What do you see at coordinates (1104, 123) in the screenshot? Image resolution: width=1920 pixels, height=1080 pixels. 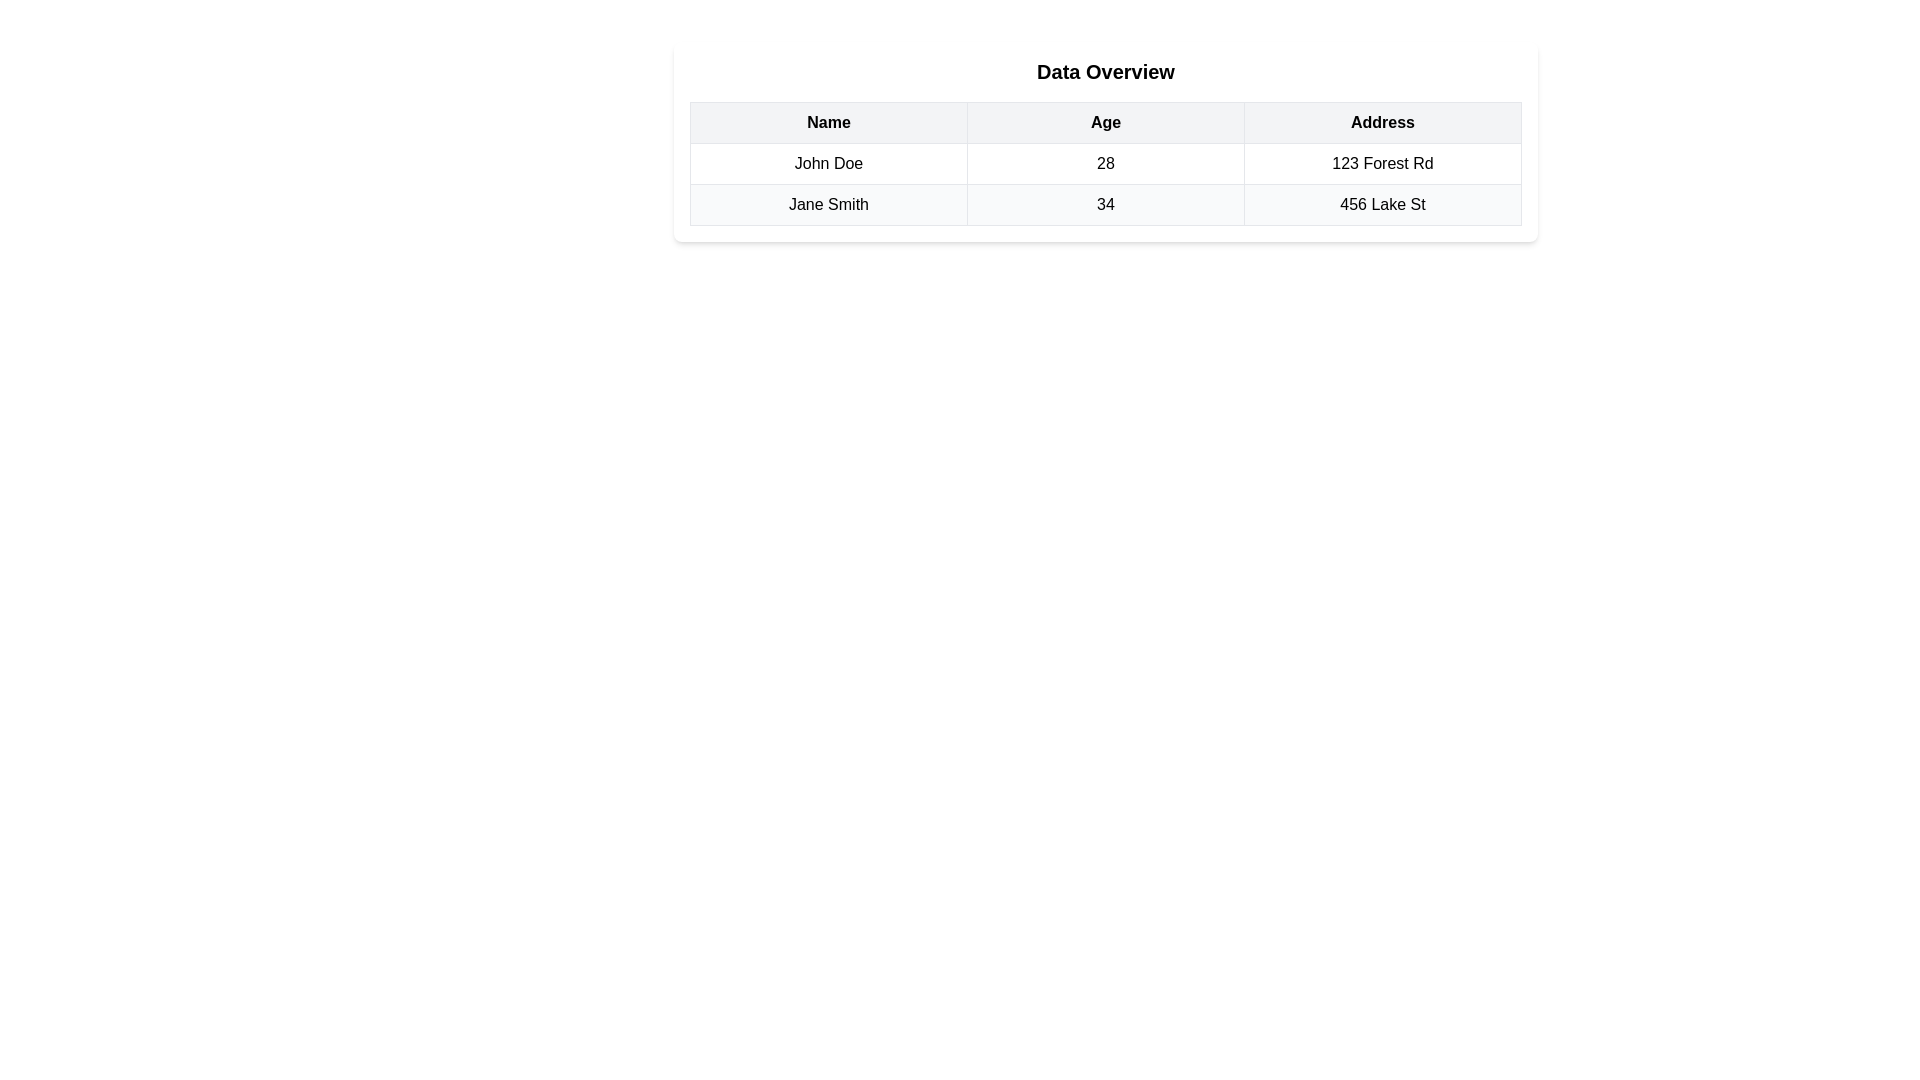 I see `text 'Age' from the table header row, which is the first row in a table structure with cells styled in light gray and bordered by a thin gray outline` at bounding box center [1104, 123].